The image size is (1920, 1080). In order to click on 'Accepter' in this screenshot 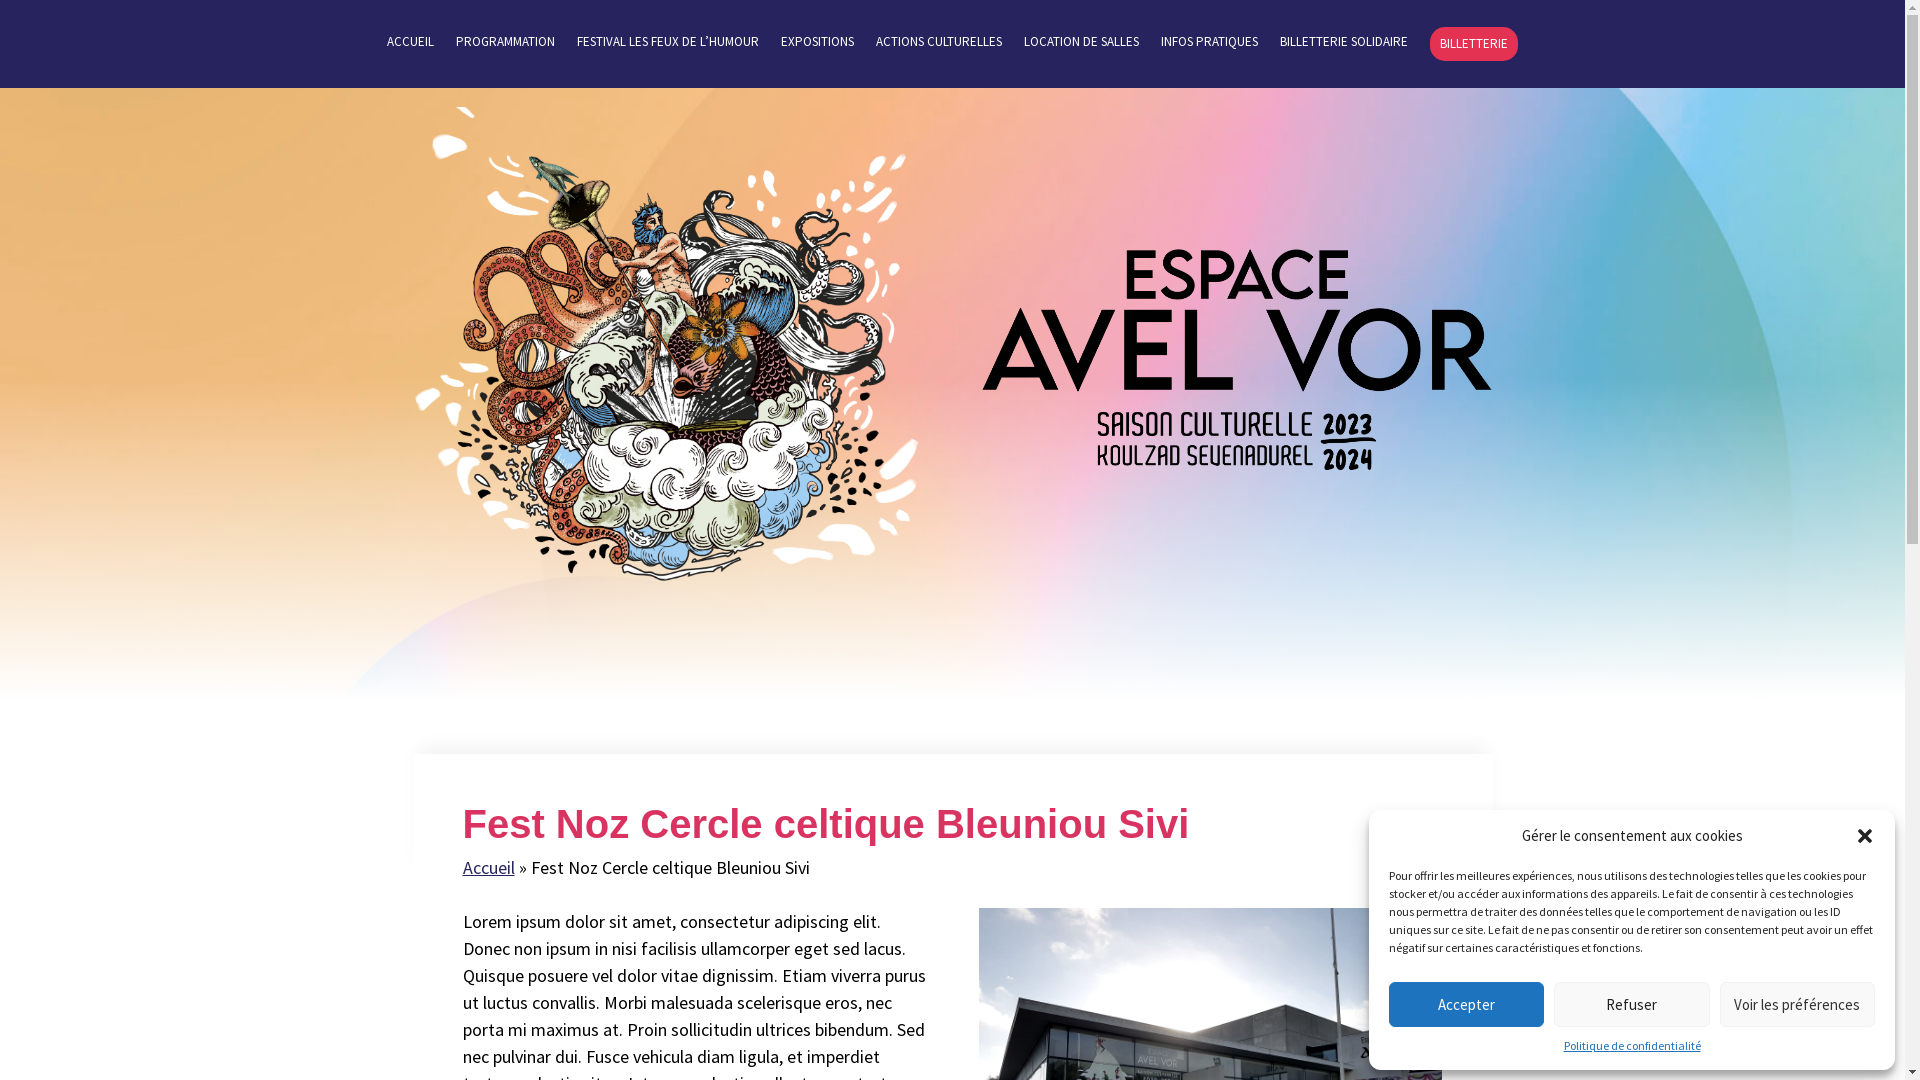, I will do `click(1466, 1004)`.